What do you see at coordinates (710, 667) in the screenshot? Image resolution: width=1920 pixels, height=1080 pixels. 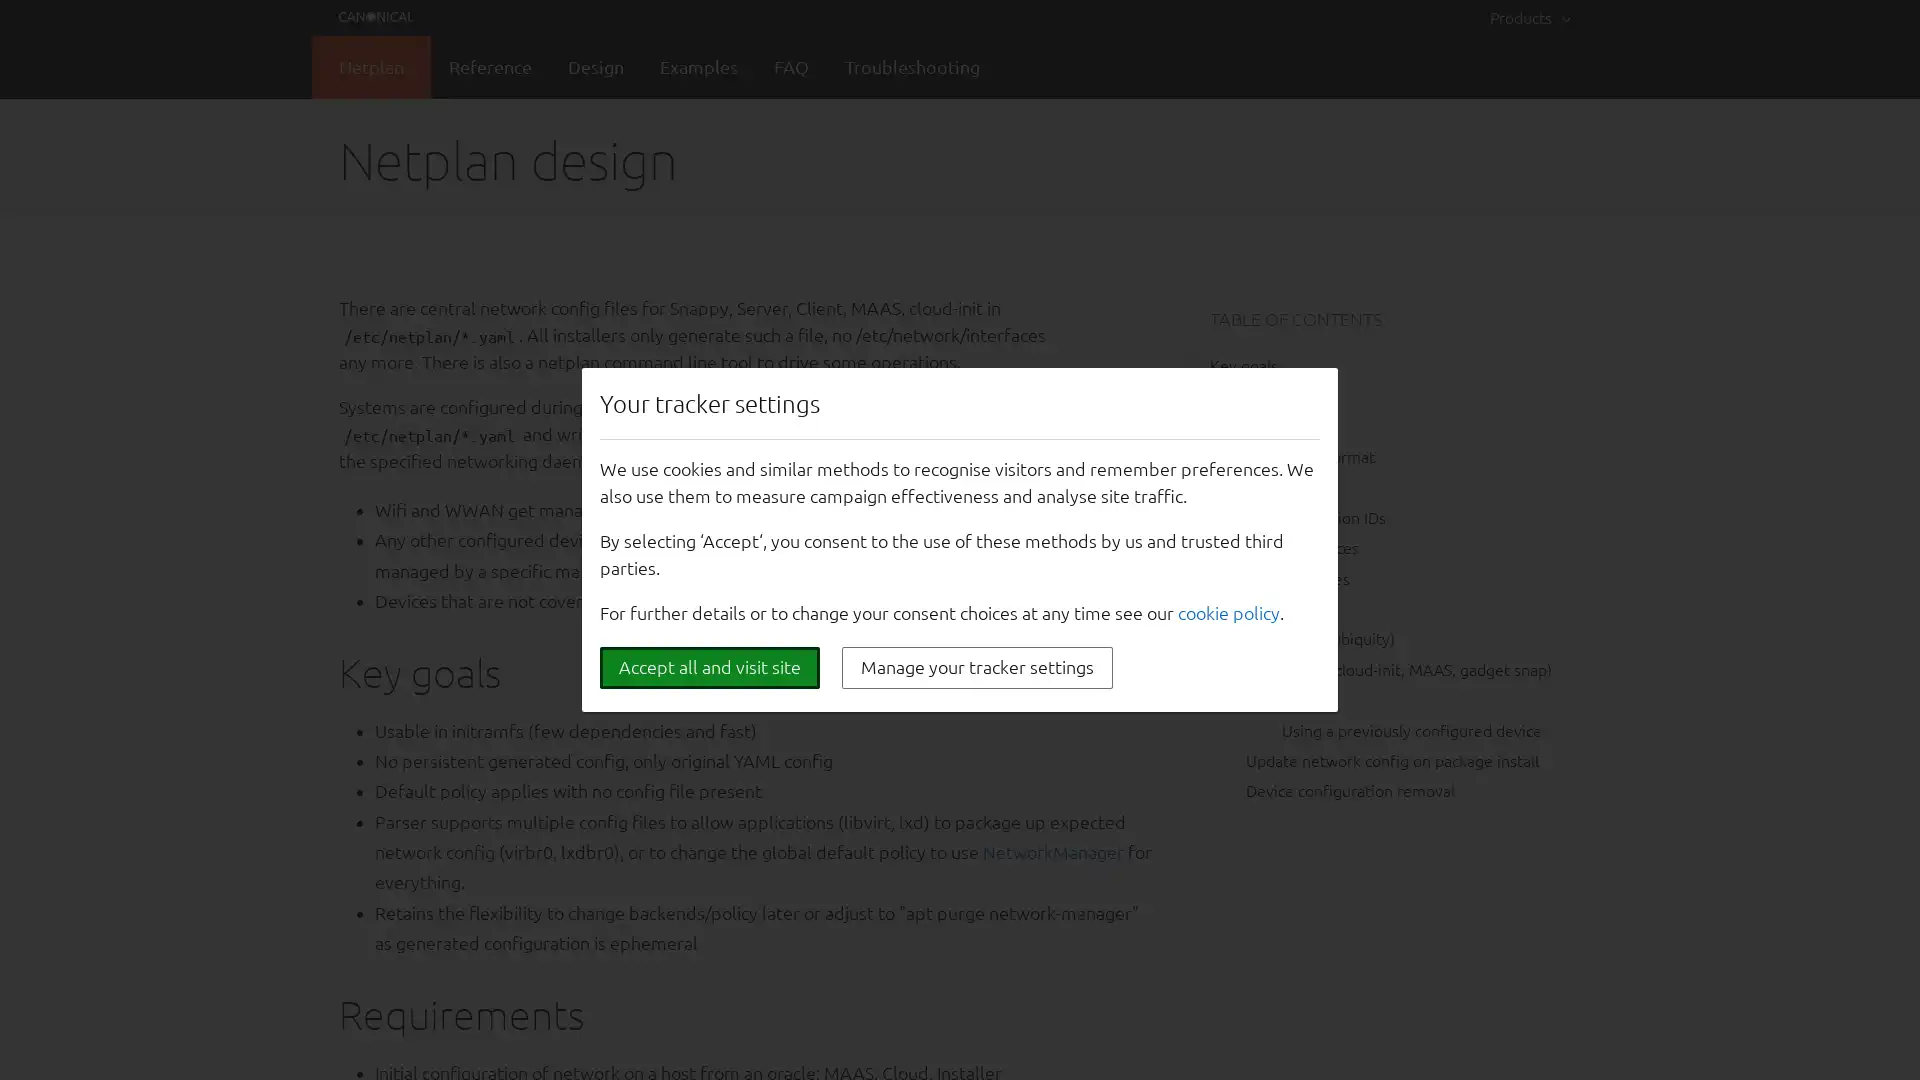 I see `Accept all and visit site` at bounding box center [710, 667].